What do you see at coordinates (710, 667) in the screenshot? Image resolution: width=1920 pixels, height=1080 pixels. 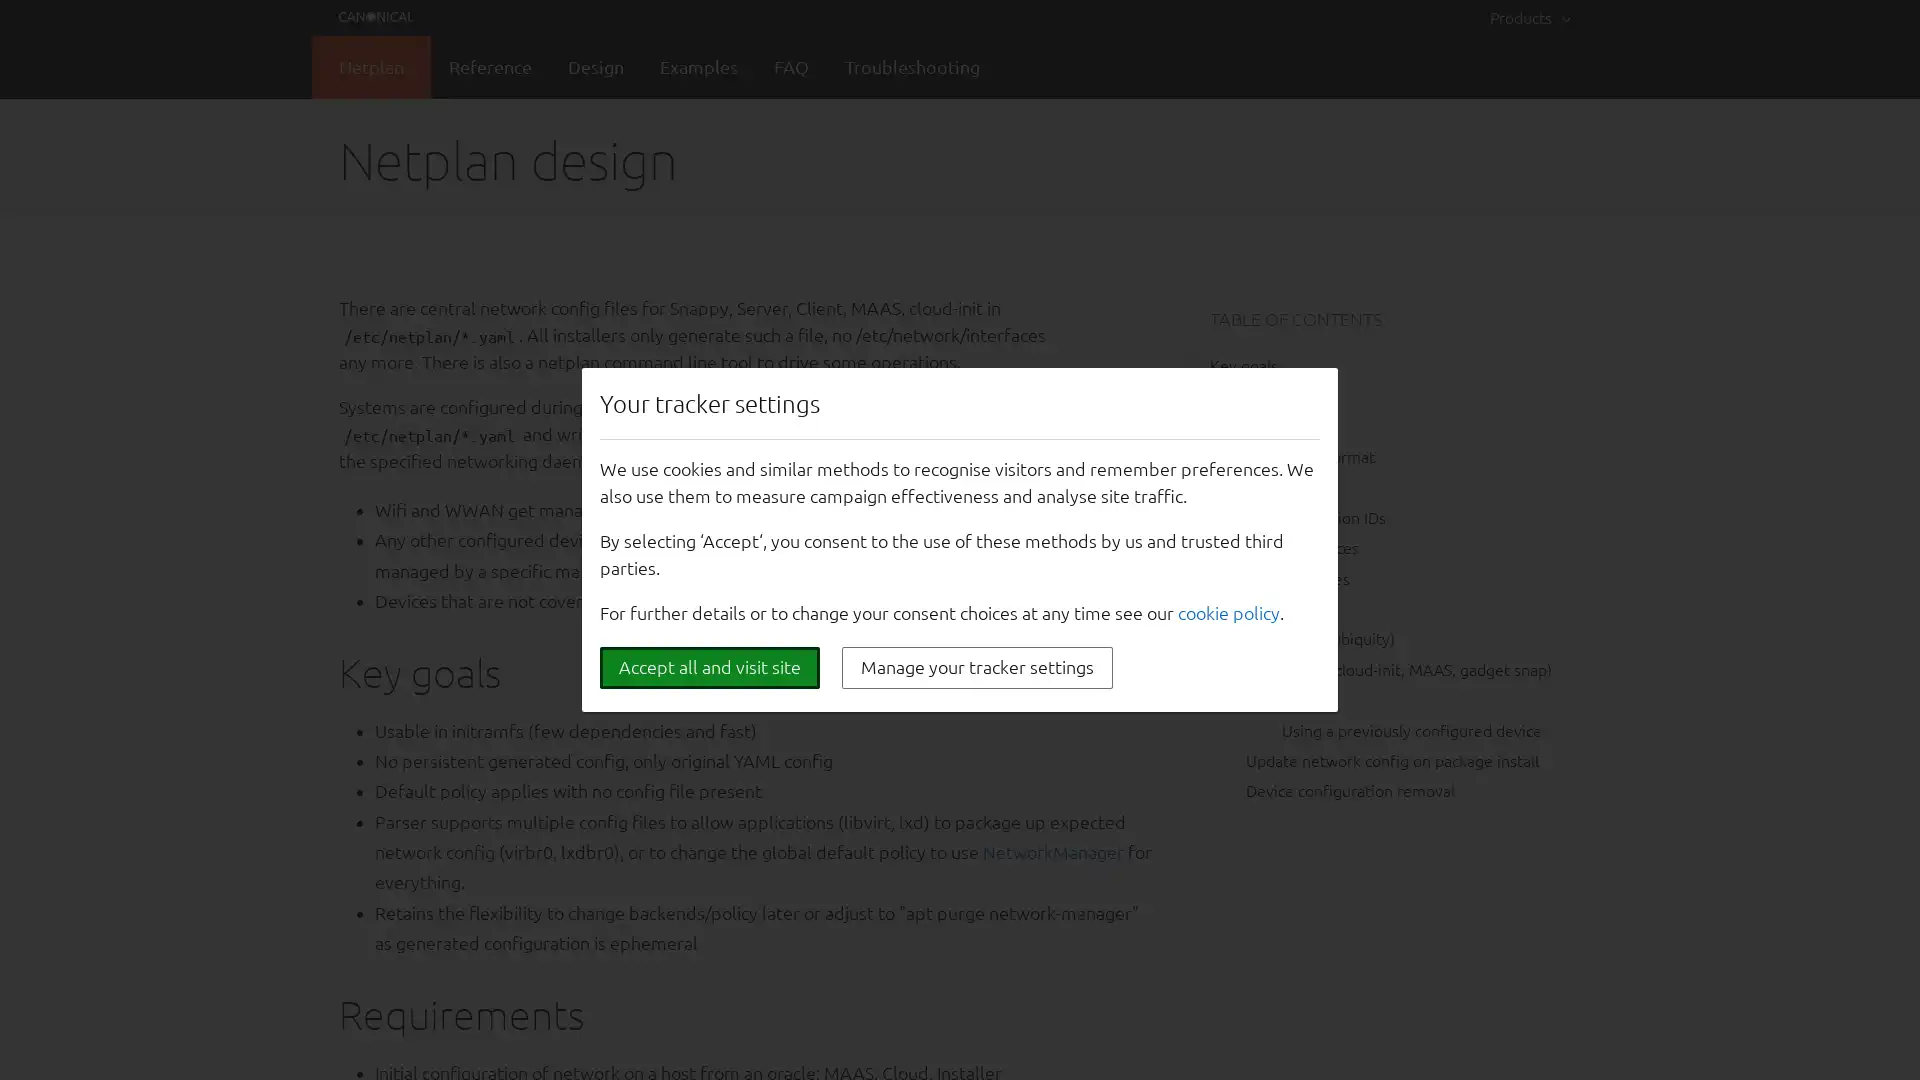 I see `Accept all and visit site` at bounding box center [710, 667].